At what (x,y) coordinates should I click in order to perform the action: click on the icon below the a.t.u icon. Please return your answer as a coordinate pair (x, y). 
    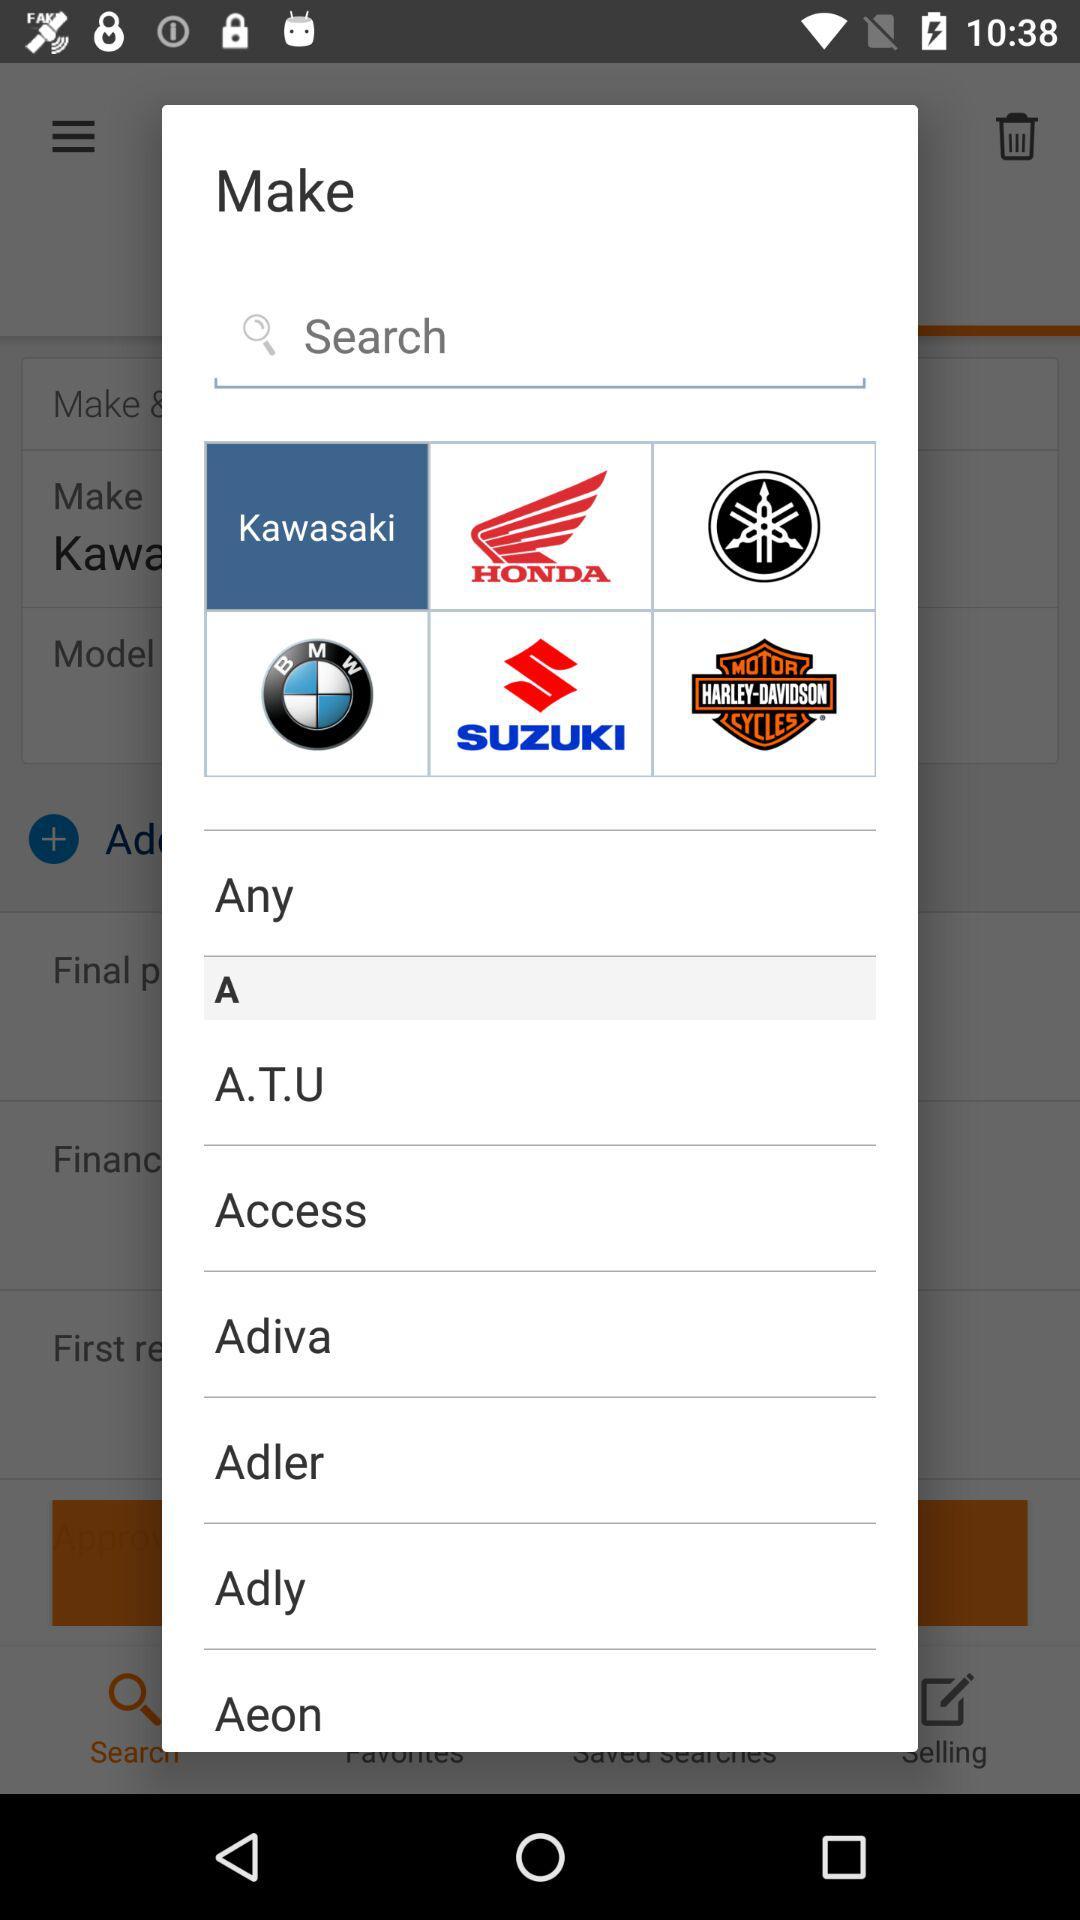
    Looking at the image, I should click on (540, 1145).